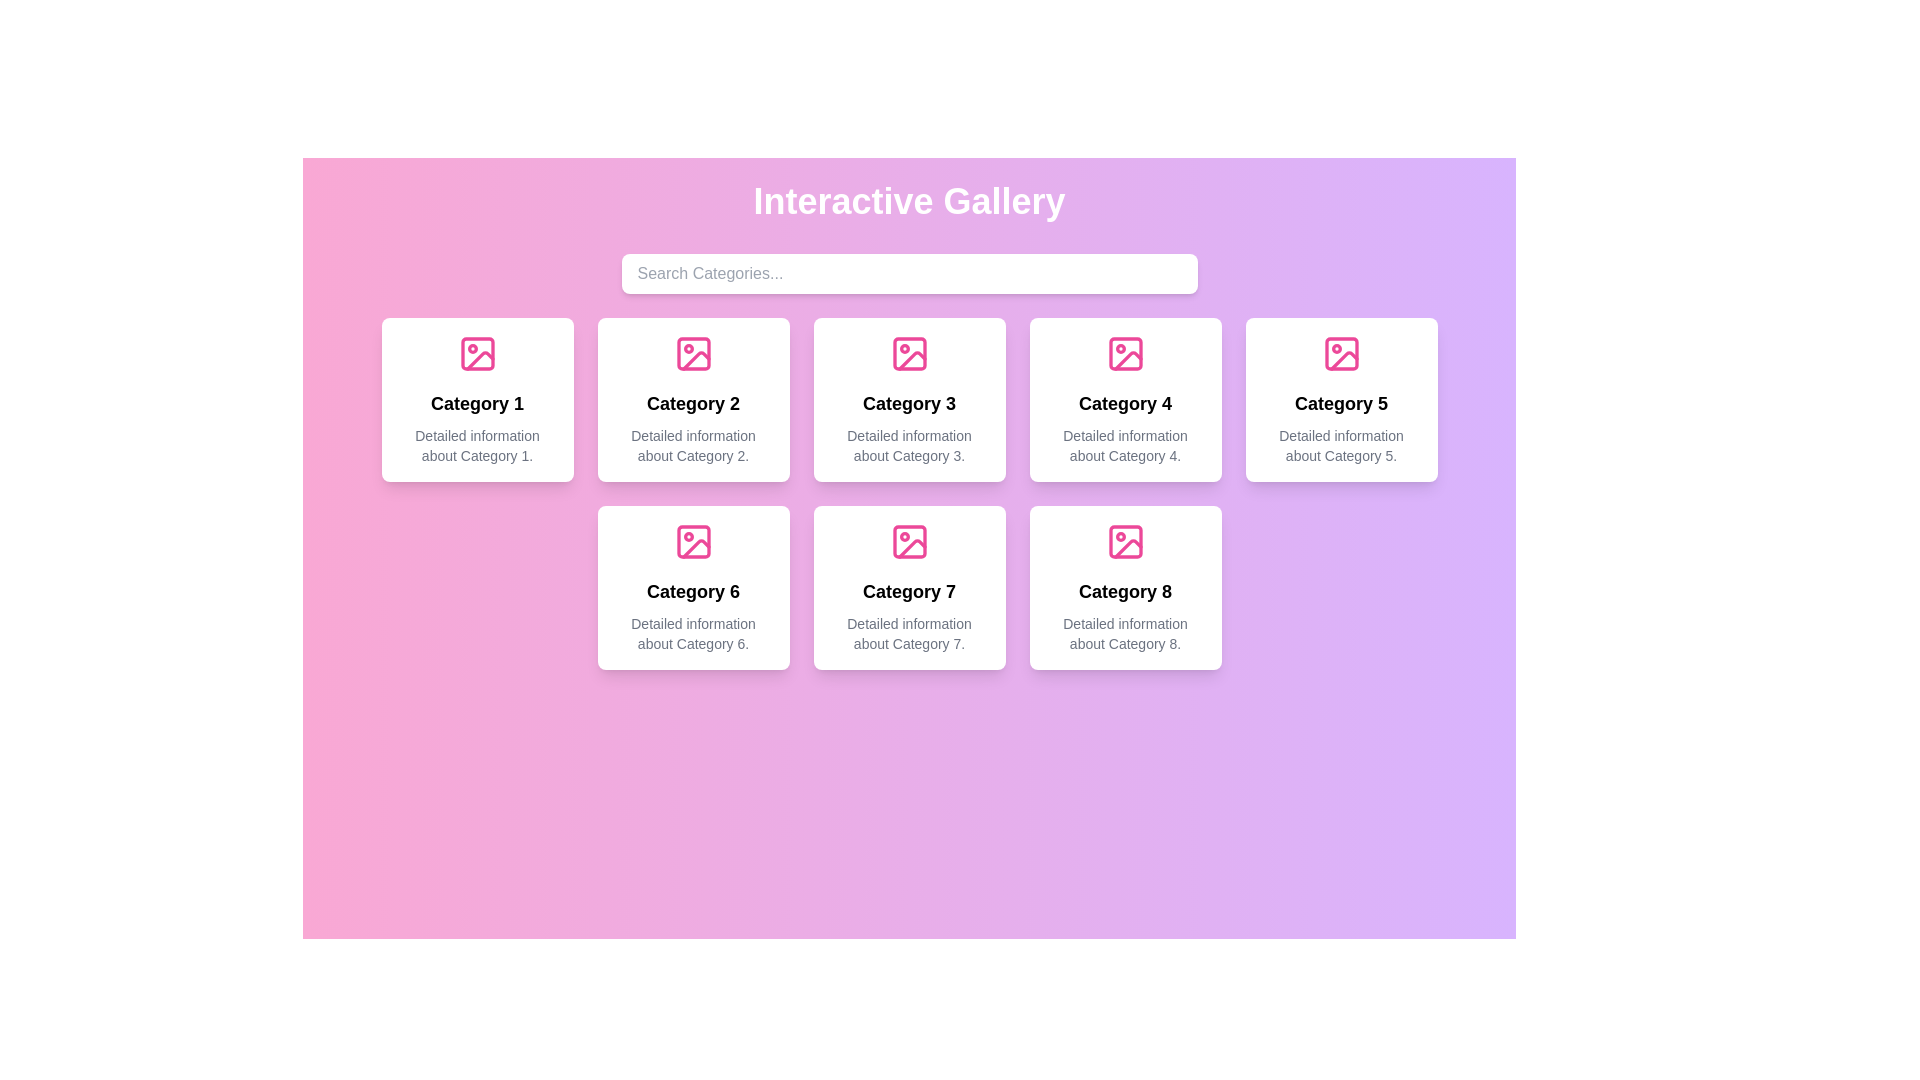 Image resolution: width=1920 pixels, height=1080 pixels. Describe the element at coordinates (476, 353) in the screenshot. I see `the decorative graphical element, a small pink rectangle with rounded corners, located in the top-left corner of the image icon on the 'Category 1' card` at that location.